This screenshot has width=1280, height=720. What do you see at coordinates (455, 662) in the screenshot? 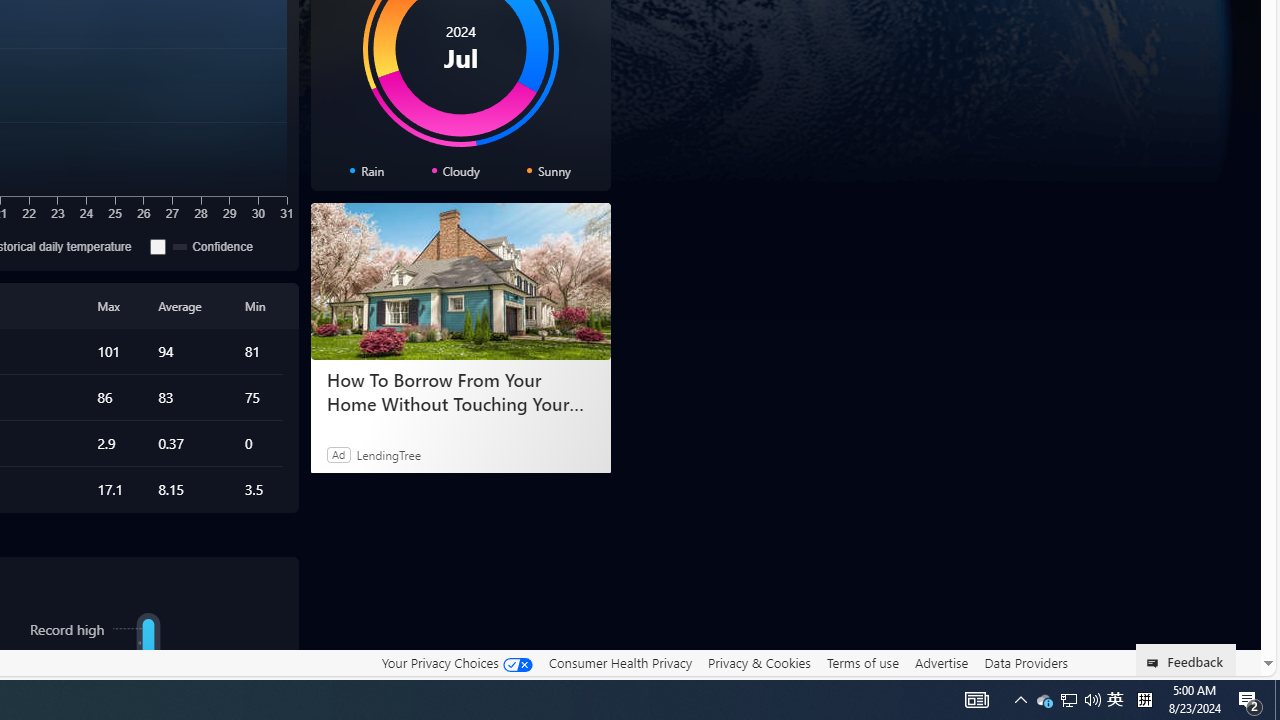
I see `'Your Privacy Choices'` at bounding box center [455, 662].